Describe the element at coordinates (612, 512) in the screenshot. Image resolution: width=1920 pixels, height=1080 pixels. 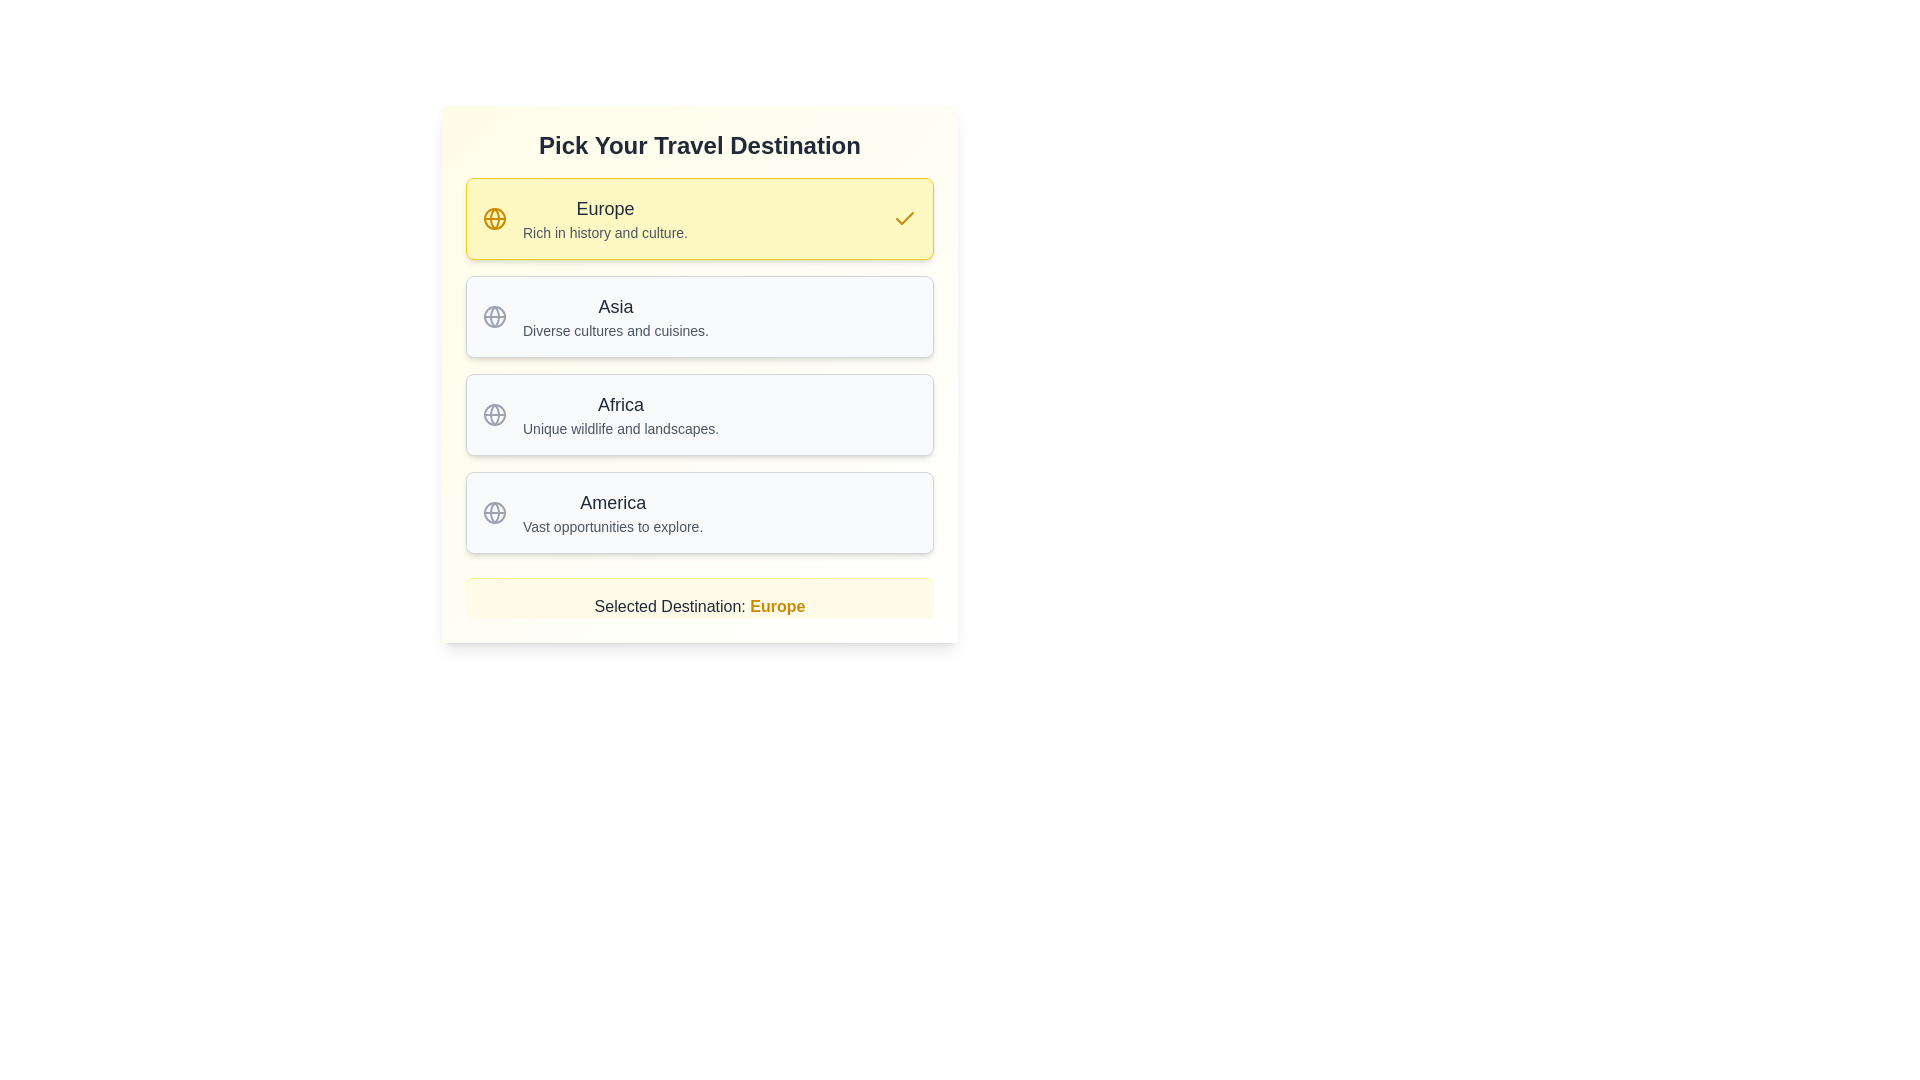
I see `the text label for the travel destination 'America' within the selectable card component` at that location.